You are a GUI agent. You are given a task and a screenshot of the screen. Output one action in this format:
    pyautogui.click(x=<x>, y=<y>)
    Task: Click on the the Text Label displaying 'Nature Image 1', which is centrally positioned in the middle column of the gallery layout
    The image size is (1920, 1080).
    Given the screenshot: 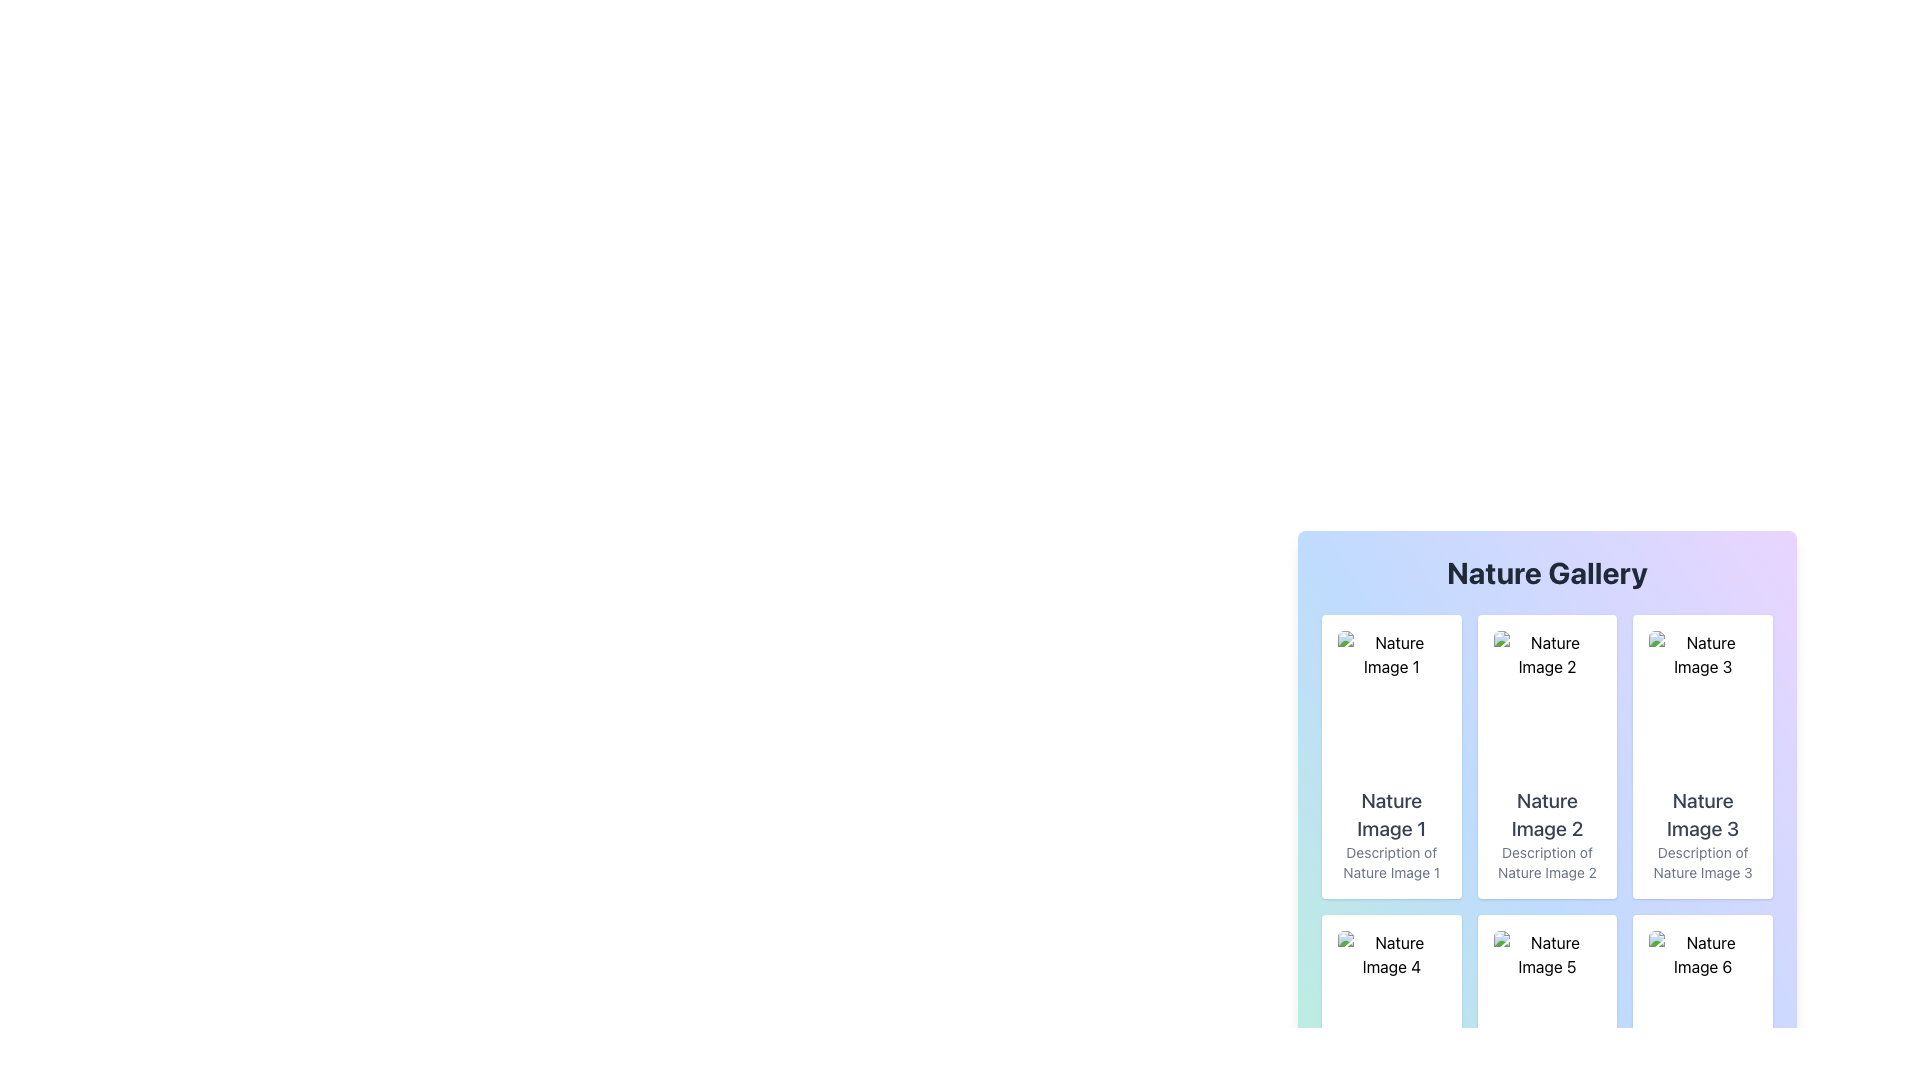 What is the action you would take?
    pyautogui.click(x=1390, y=814)
    